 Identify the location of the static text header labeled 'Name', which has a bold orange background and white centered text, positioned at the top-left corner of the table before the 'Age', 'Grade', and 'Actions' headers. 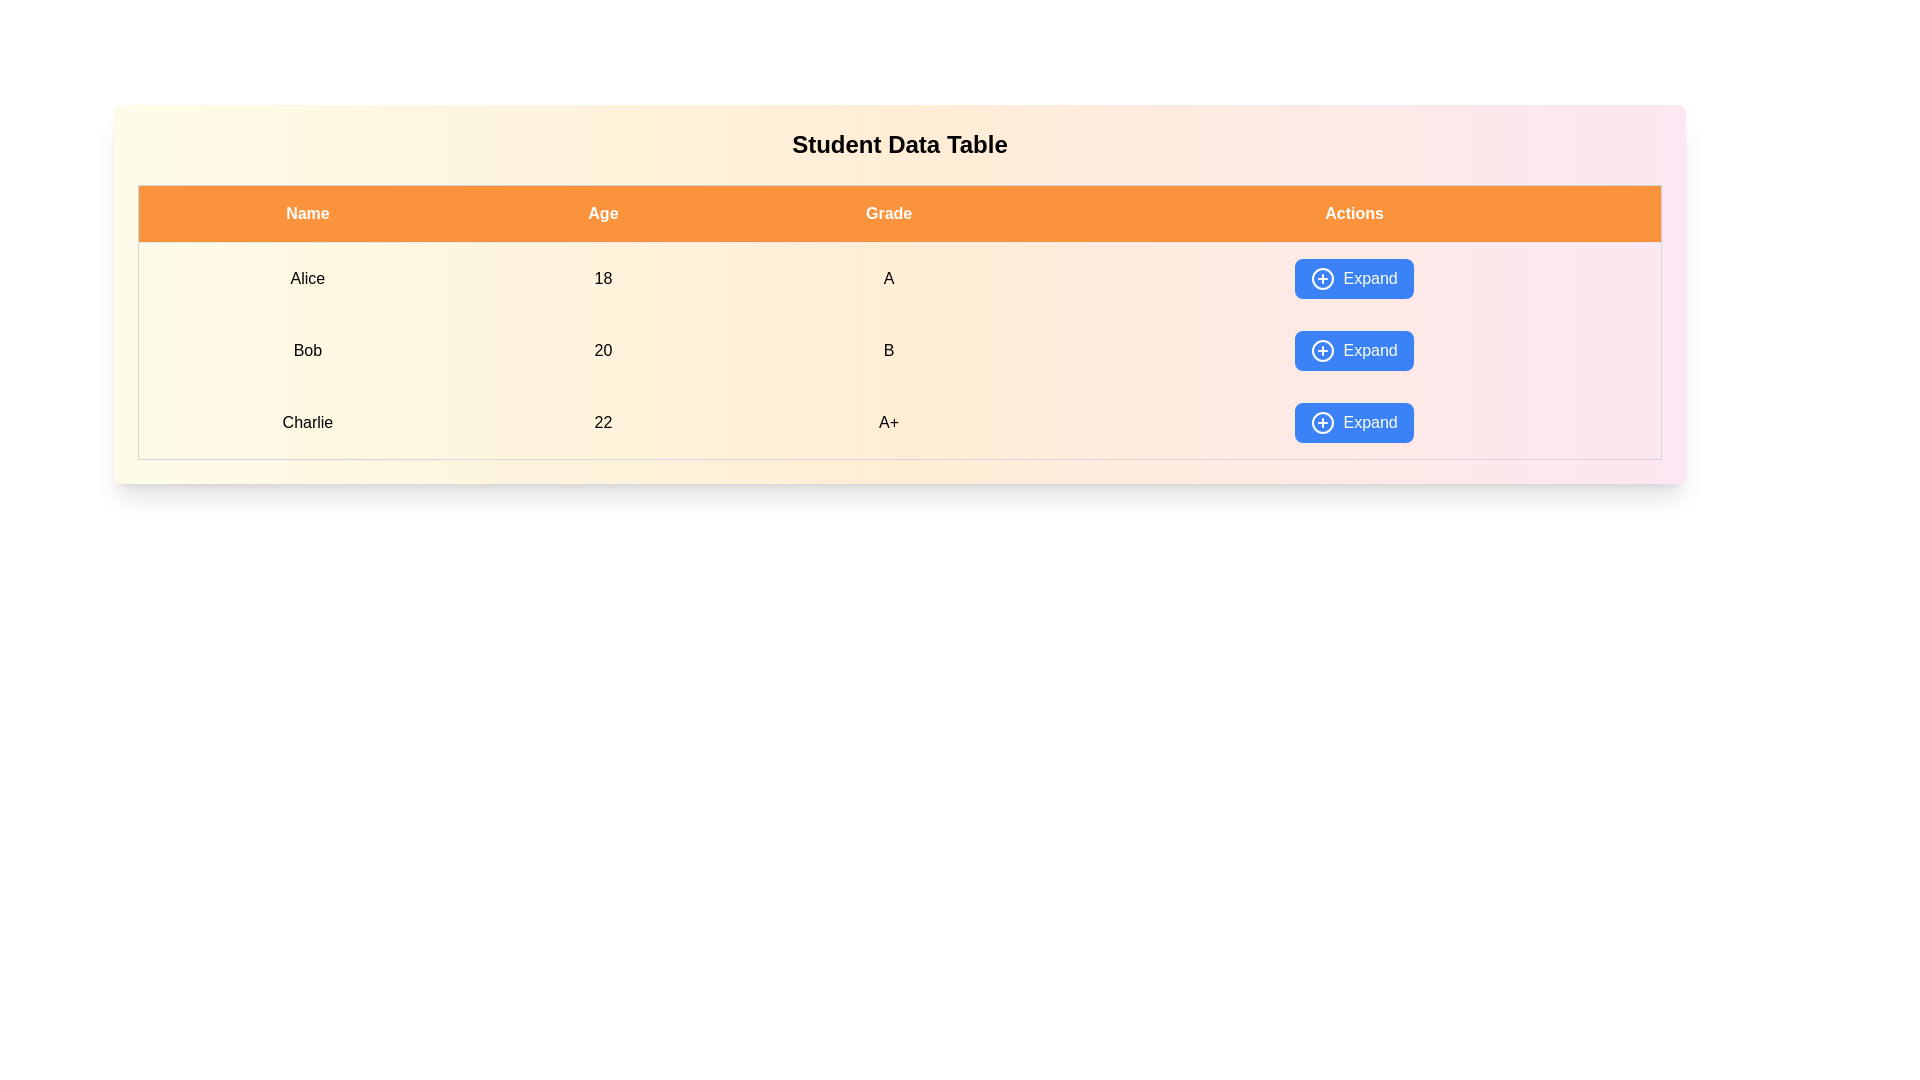
(306, 213).